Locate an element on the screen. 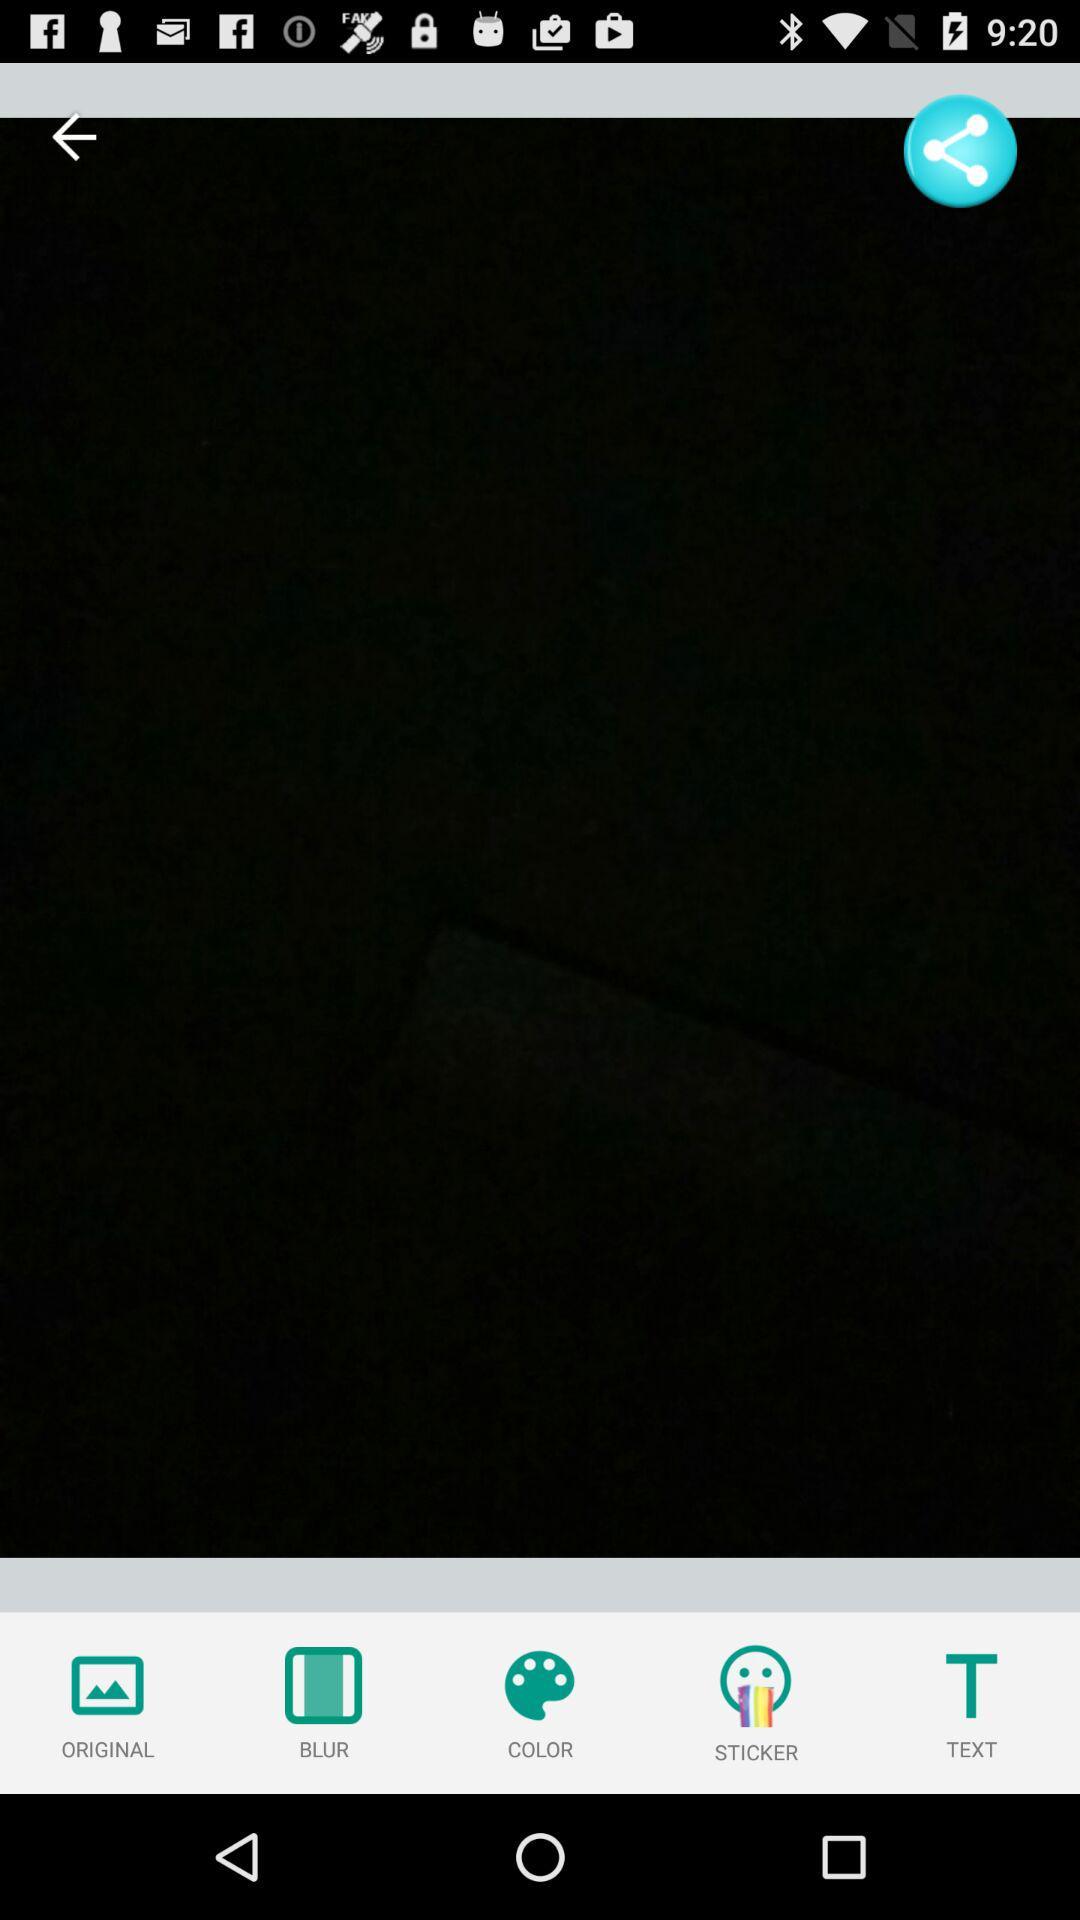 The height and width of the screenshot is (1920, 1080). the arrow_backward icon is located at coordinates (72, 145).